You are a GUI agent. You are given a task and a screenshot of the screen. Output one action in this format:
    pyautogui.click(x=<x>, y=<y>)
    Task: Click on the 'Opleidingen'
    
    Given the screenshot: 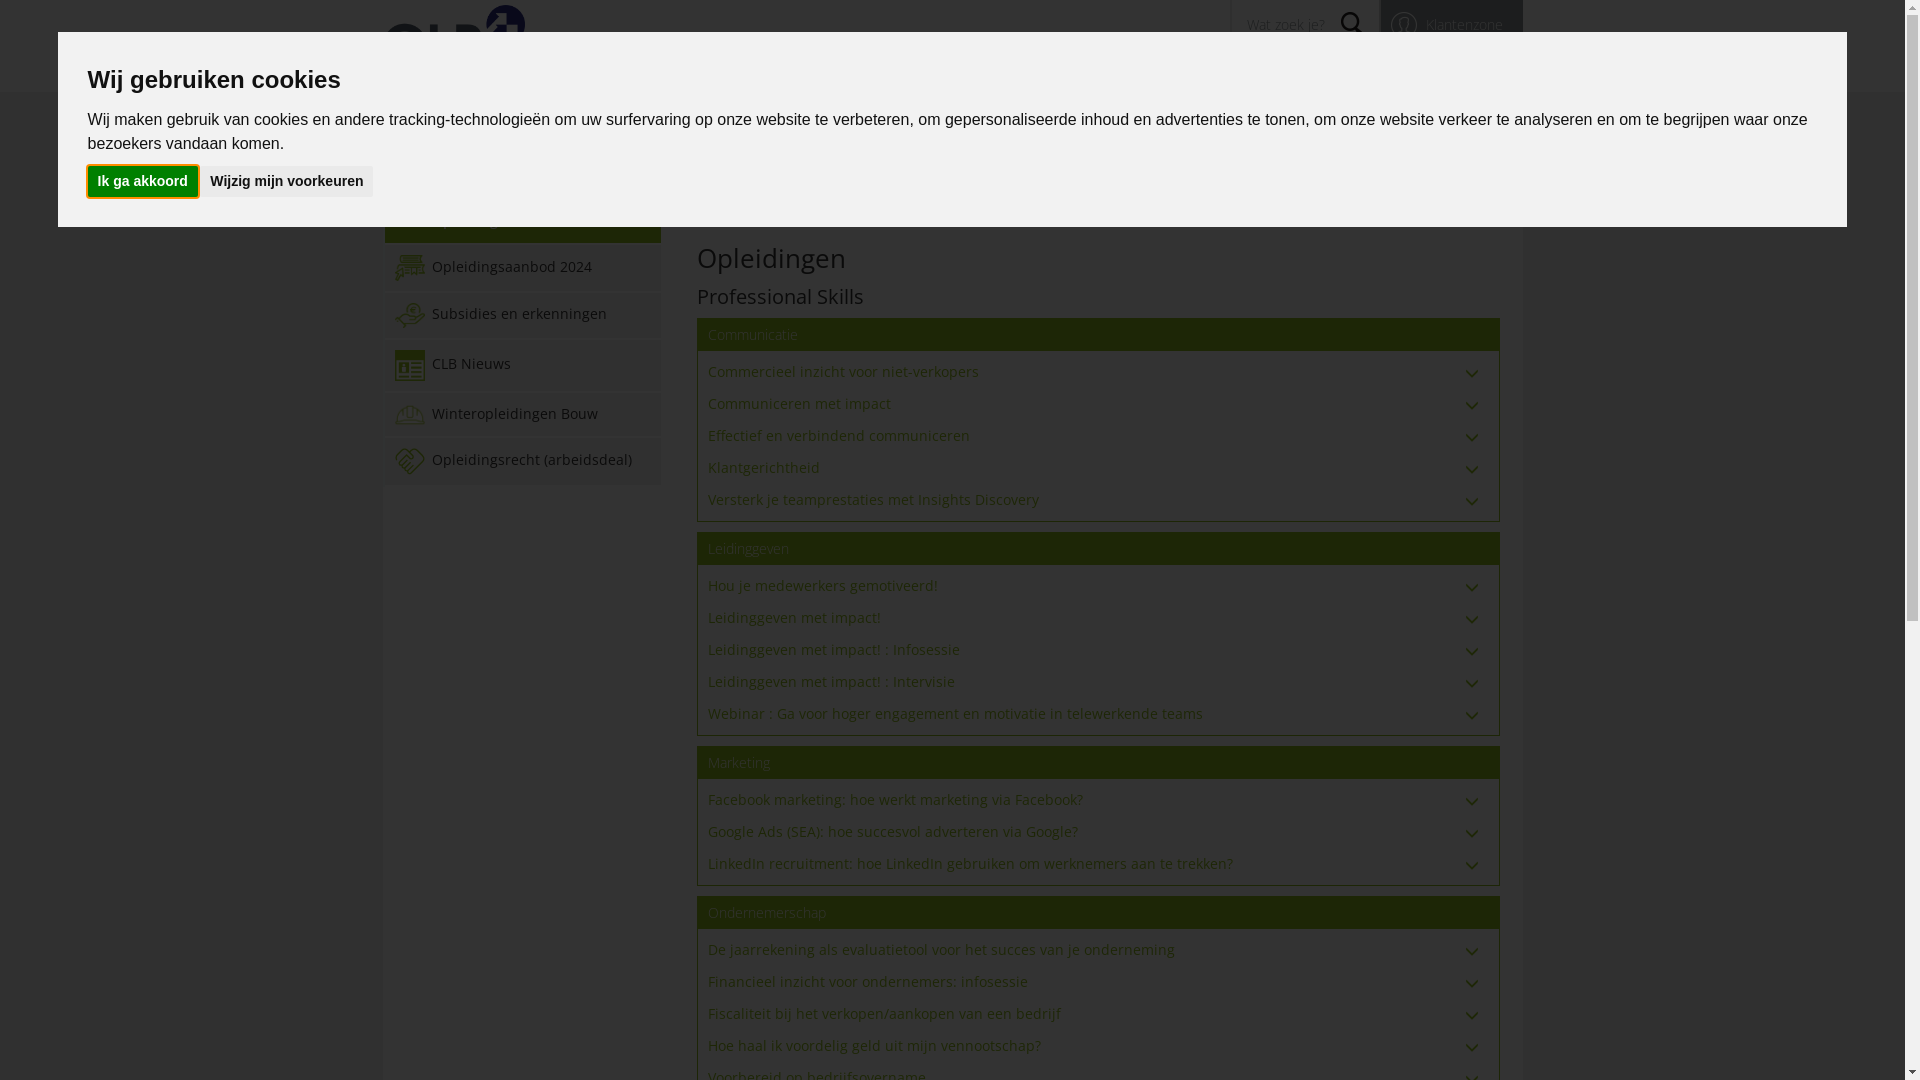 What is the action you would take?
    pyautogui.click(x=522, y=221)
    